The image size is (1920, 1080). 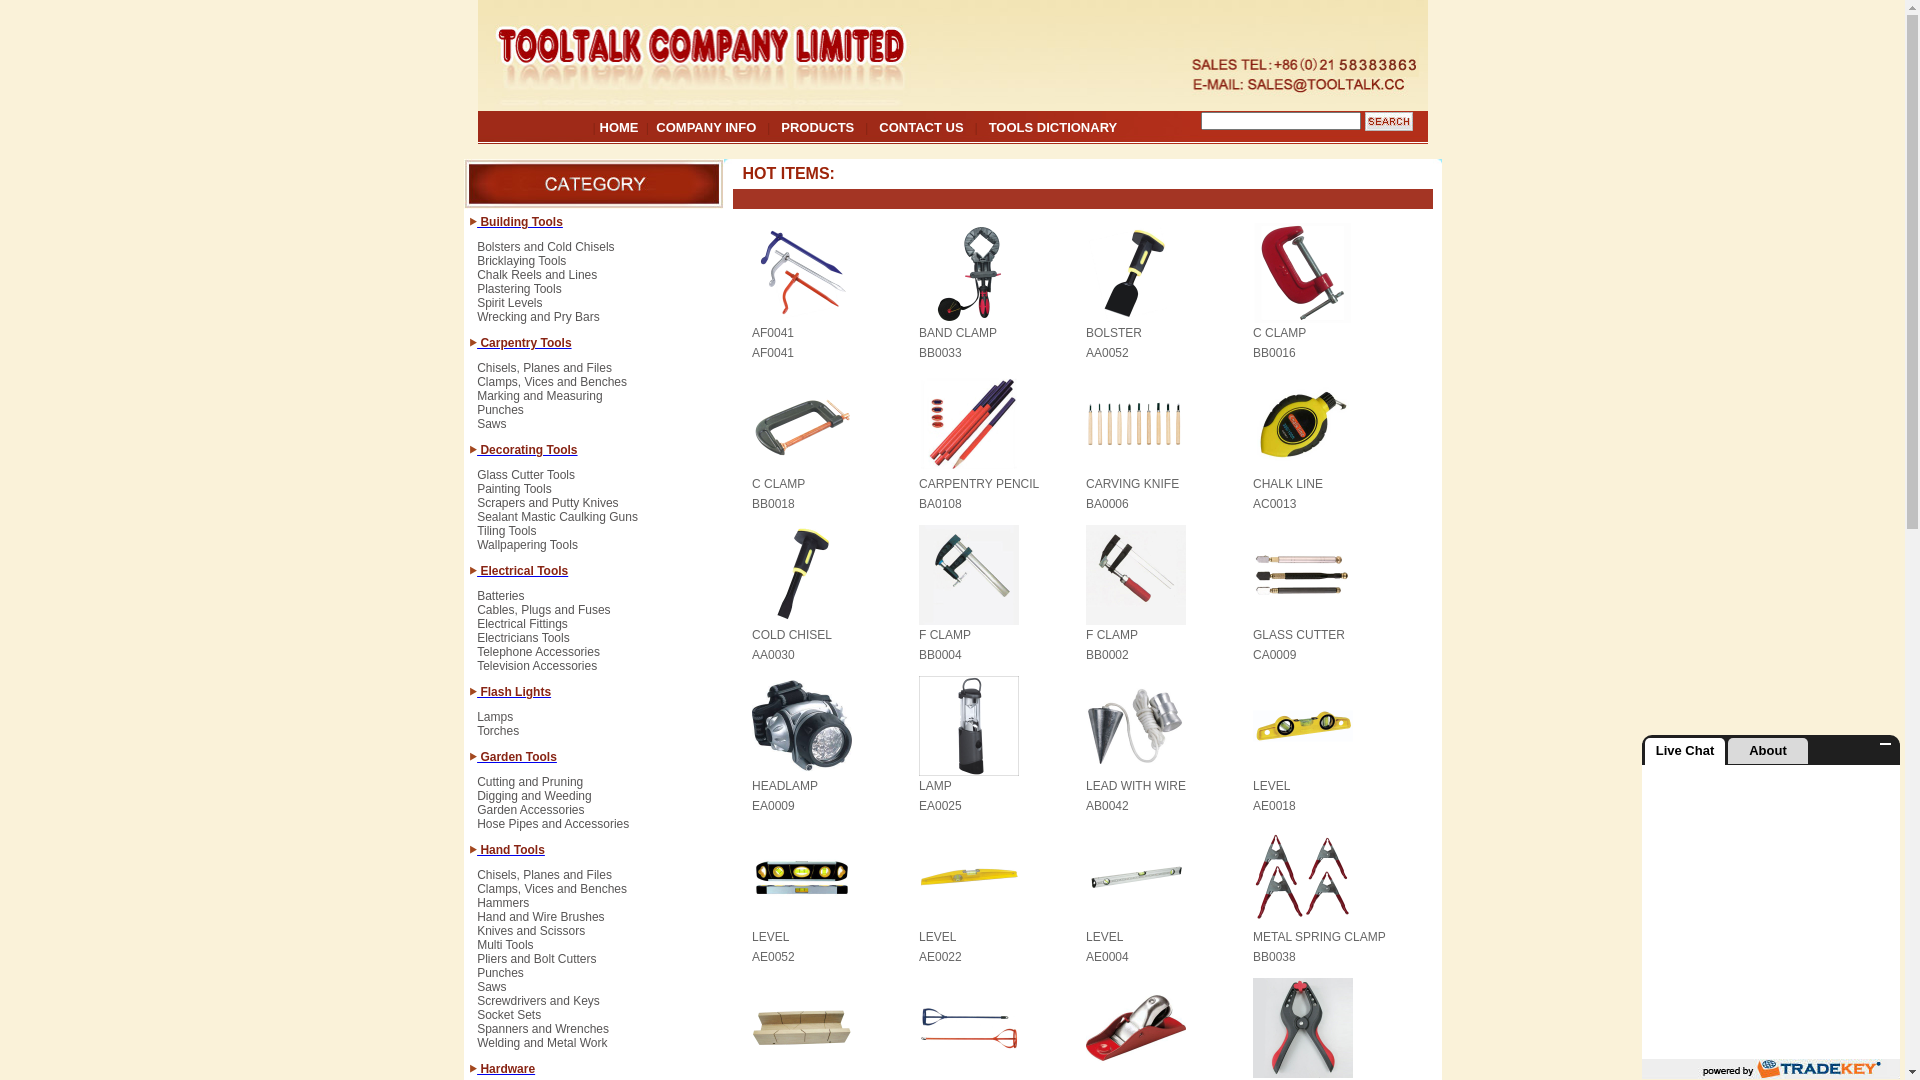 What do you see at coordinates (1319, 937) in the screenshot?
I see `'METAL SPRING CLAMP'` at bounding box center [1319, 937].